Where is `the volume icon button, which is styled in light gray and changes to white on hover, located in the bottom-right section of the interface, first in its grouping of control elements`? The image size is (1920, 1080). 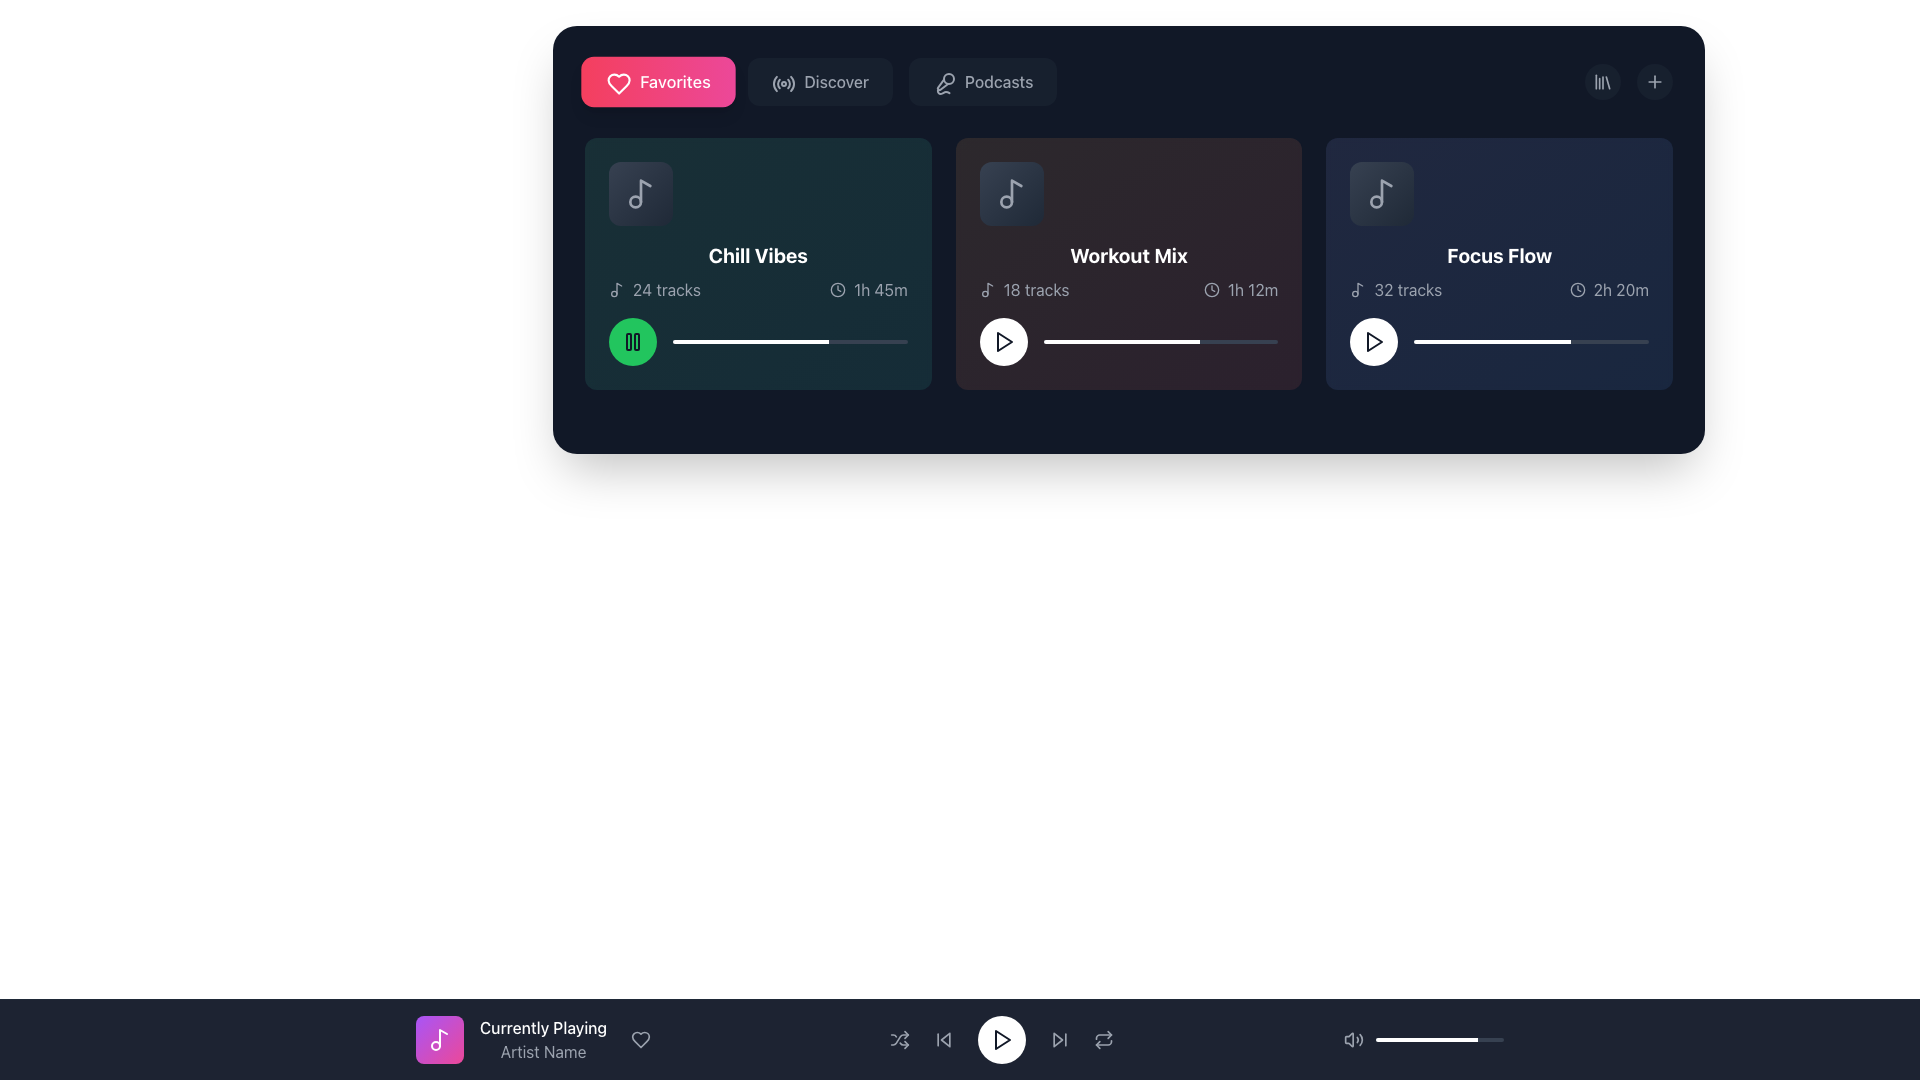
the volume icon button, which is styled in light gray and changes to white on hover, located in the bottom-right section of the interface, first in its grouping of control elements is located at coordinates (1353, 1039).